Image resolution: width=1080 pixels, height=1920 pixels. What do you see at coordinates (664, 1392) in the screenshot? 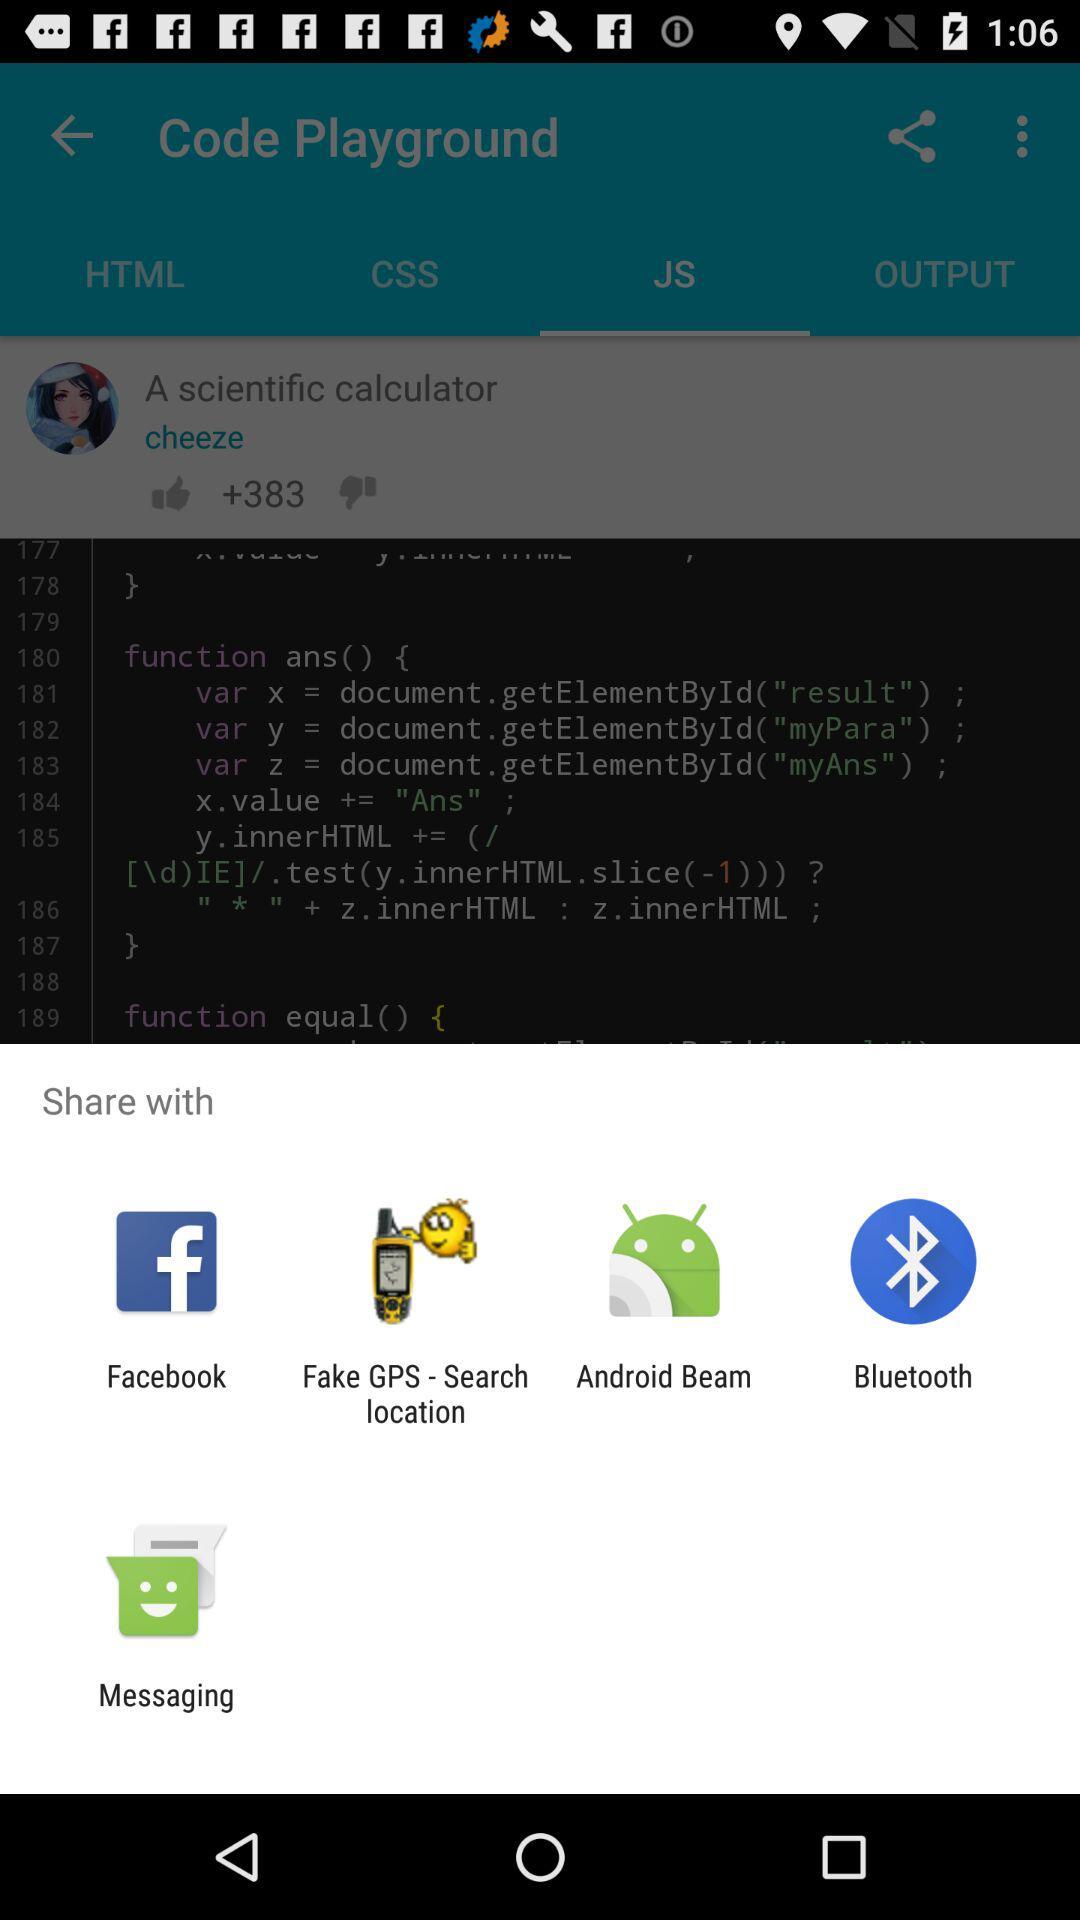
I see `icon next to the bluetooth` at bounding box center [664, 1392].